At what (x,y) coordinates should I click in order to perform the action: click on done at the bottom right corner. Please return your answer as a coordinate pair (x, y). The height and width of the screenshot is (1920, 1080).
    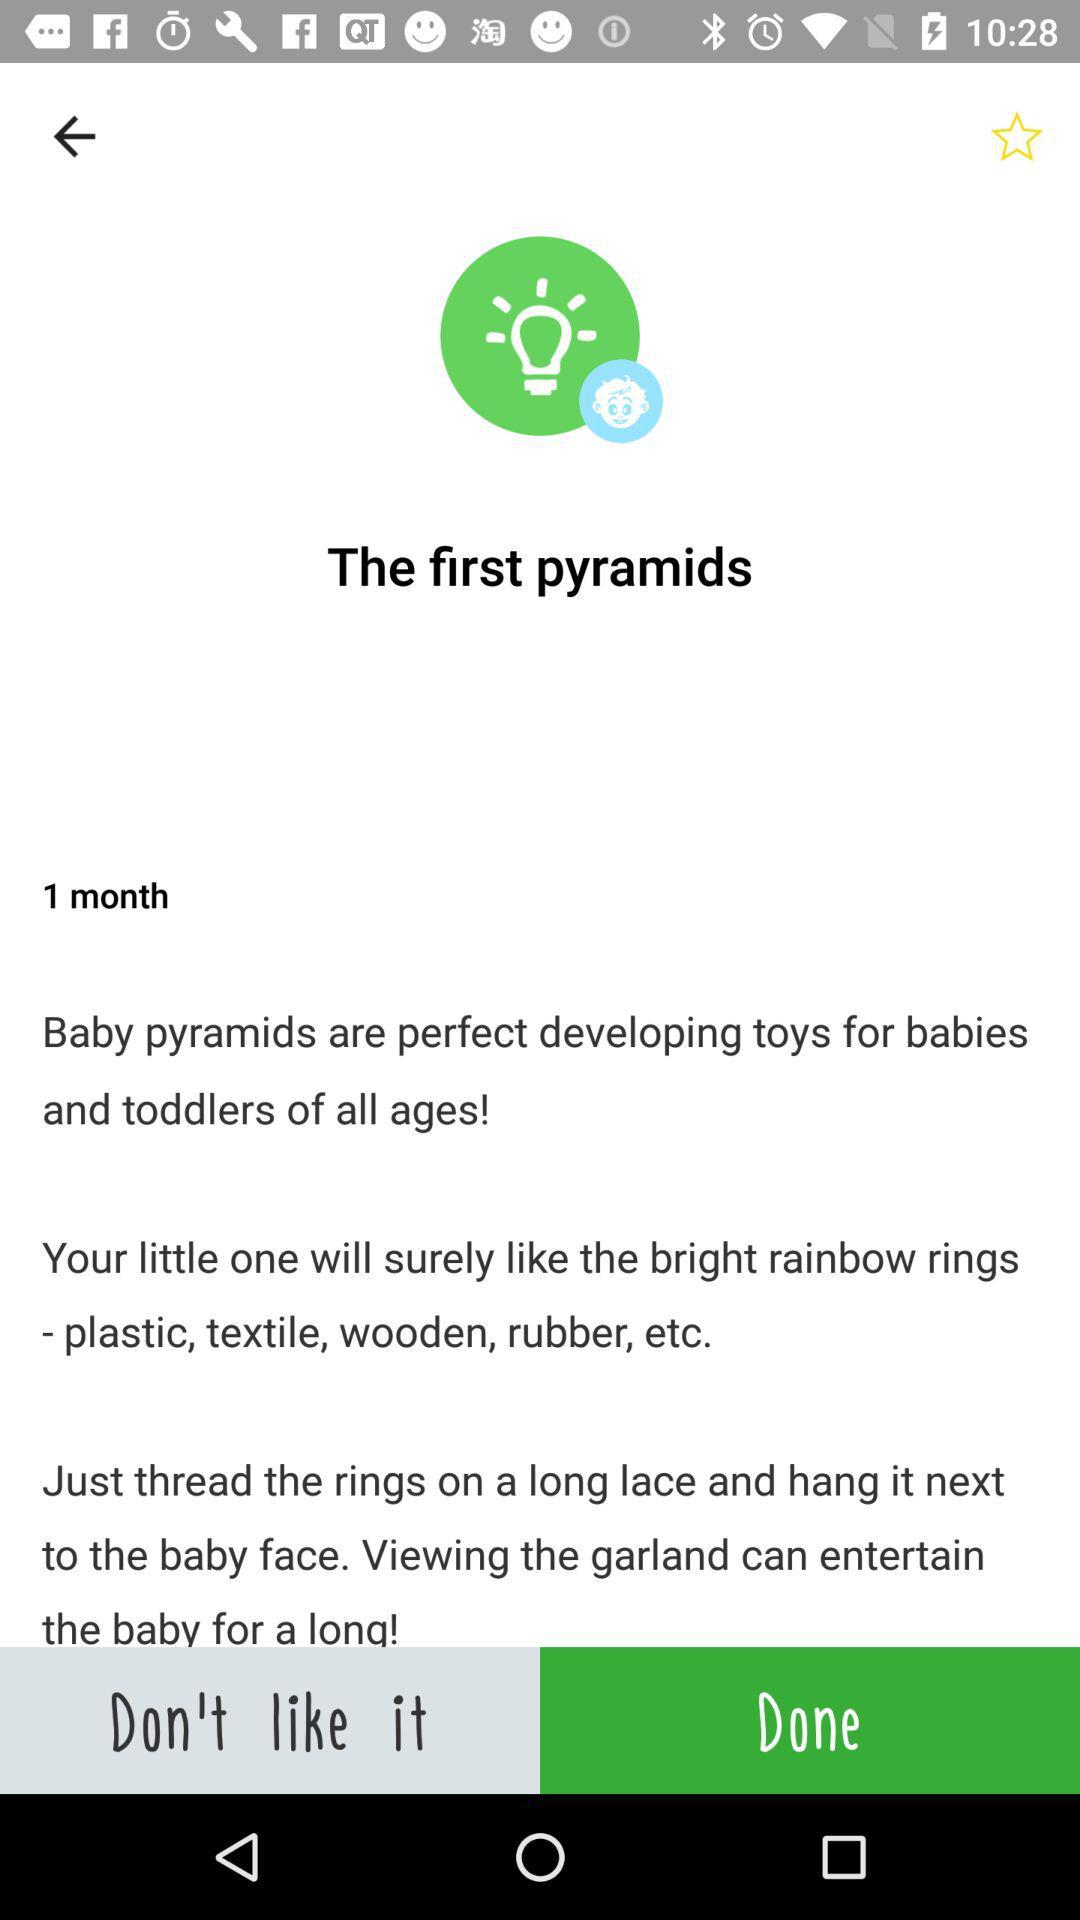
    Looking at the image, I should click on (810, 1719).